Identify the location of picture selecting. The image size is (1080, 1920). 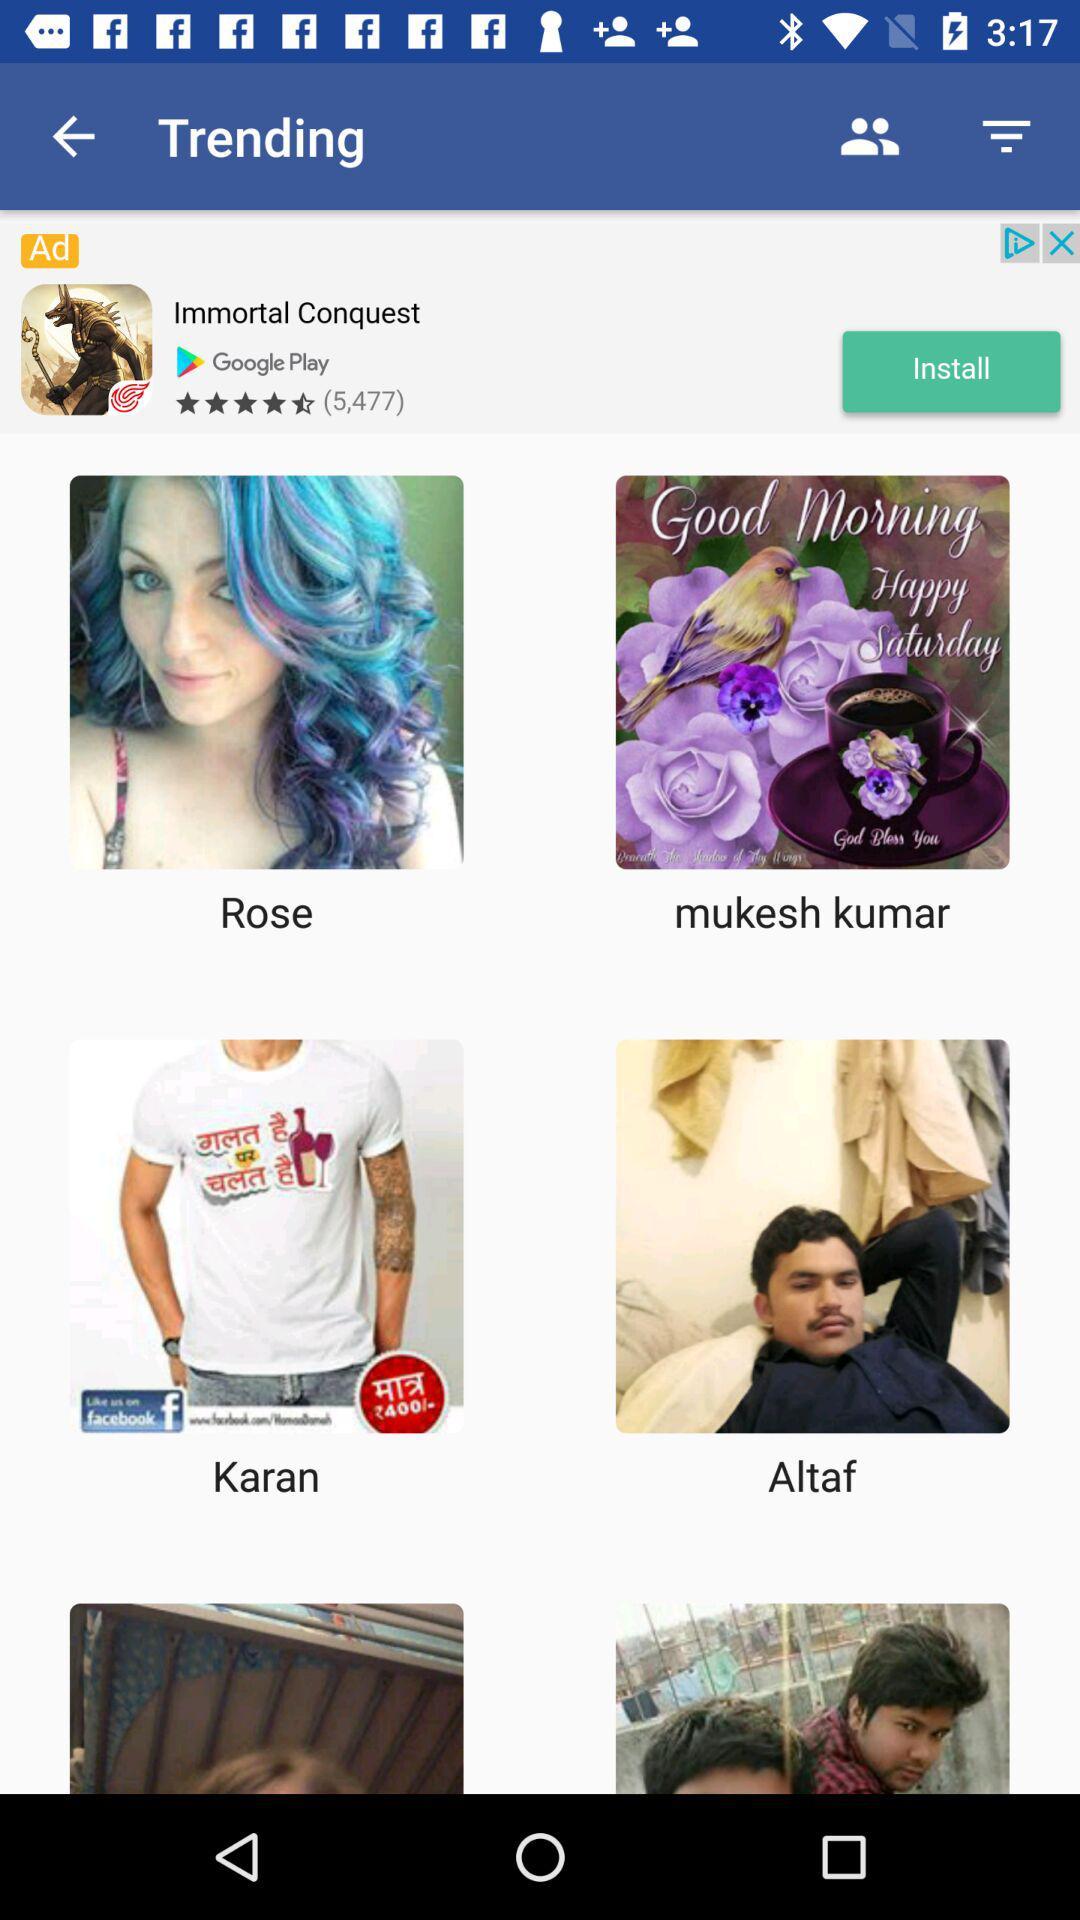
(812, 1697).